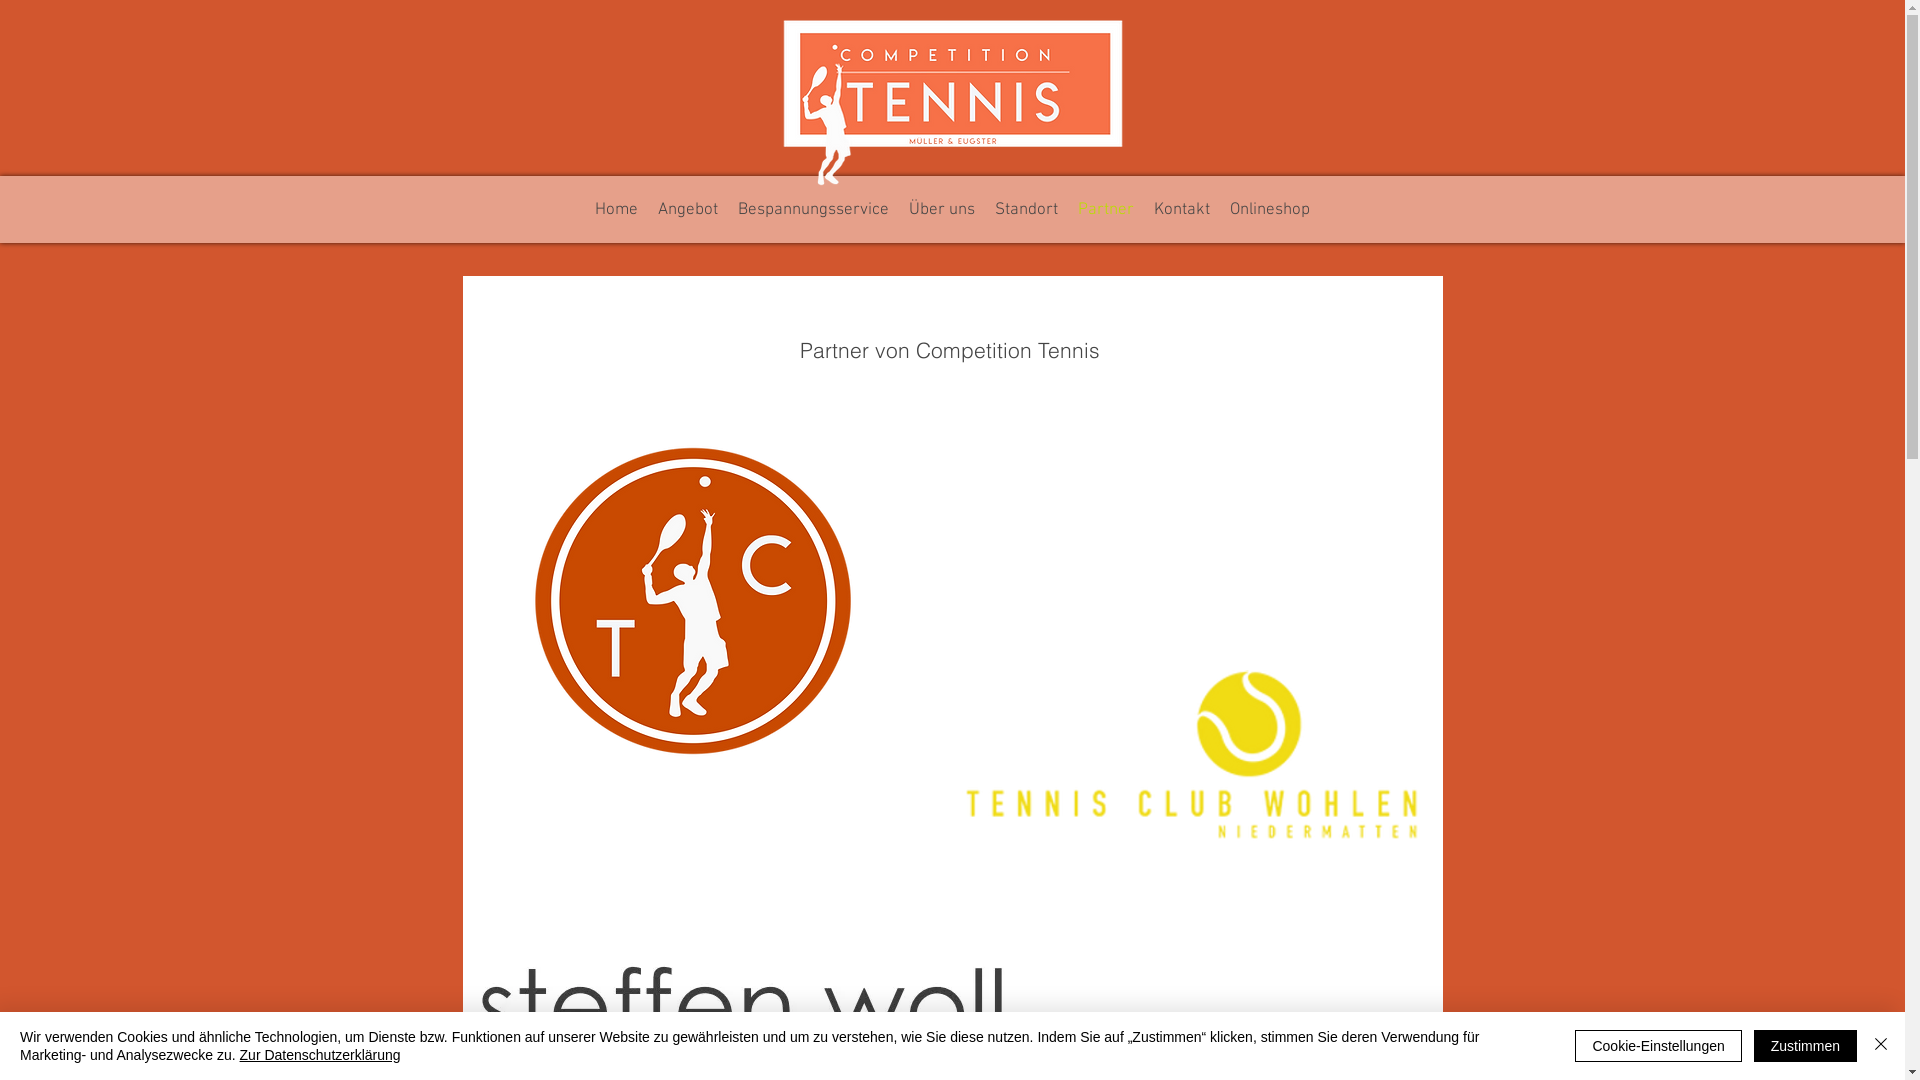  What do you see at coordinates (1657, 1044) in the screenshot?
I see `'Cookie-Einstellungen'` at bounding box center [1657, 1044].